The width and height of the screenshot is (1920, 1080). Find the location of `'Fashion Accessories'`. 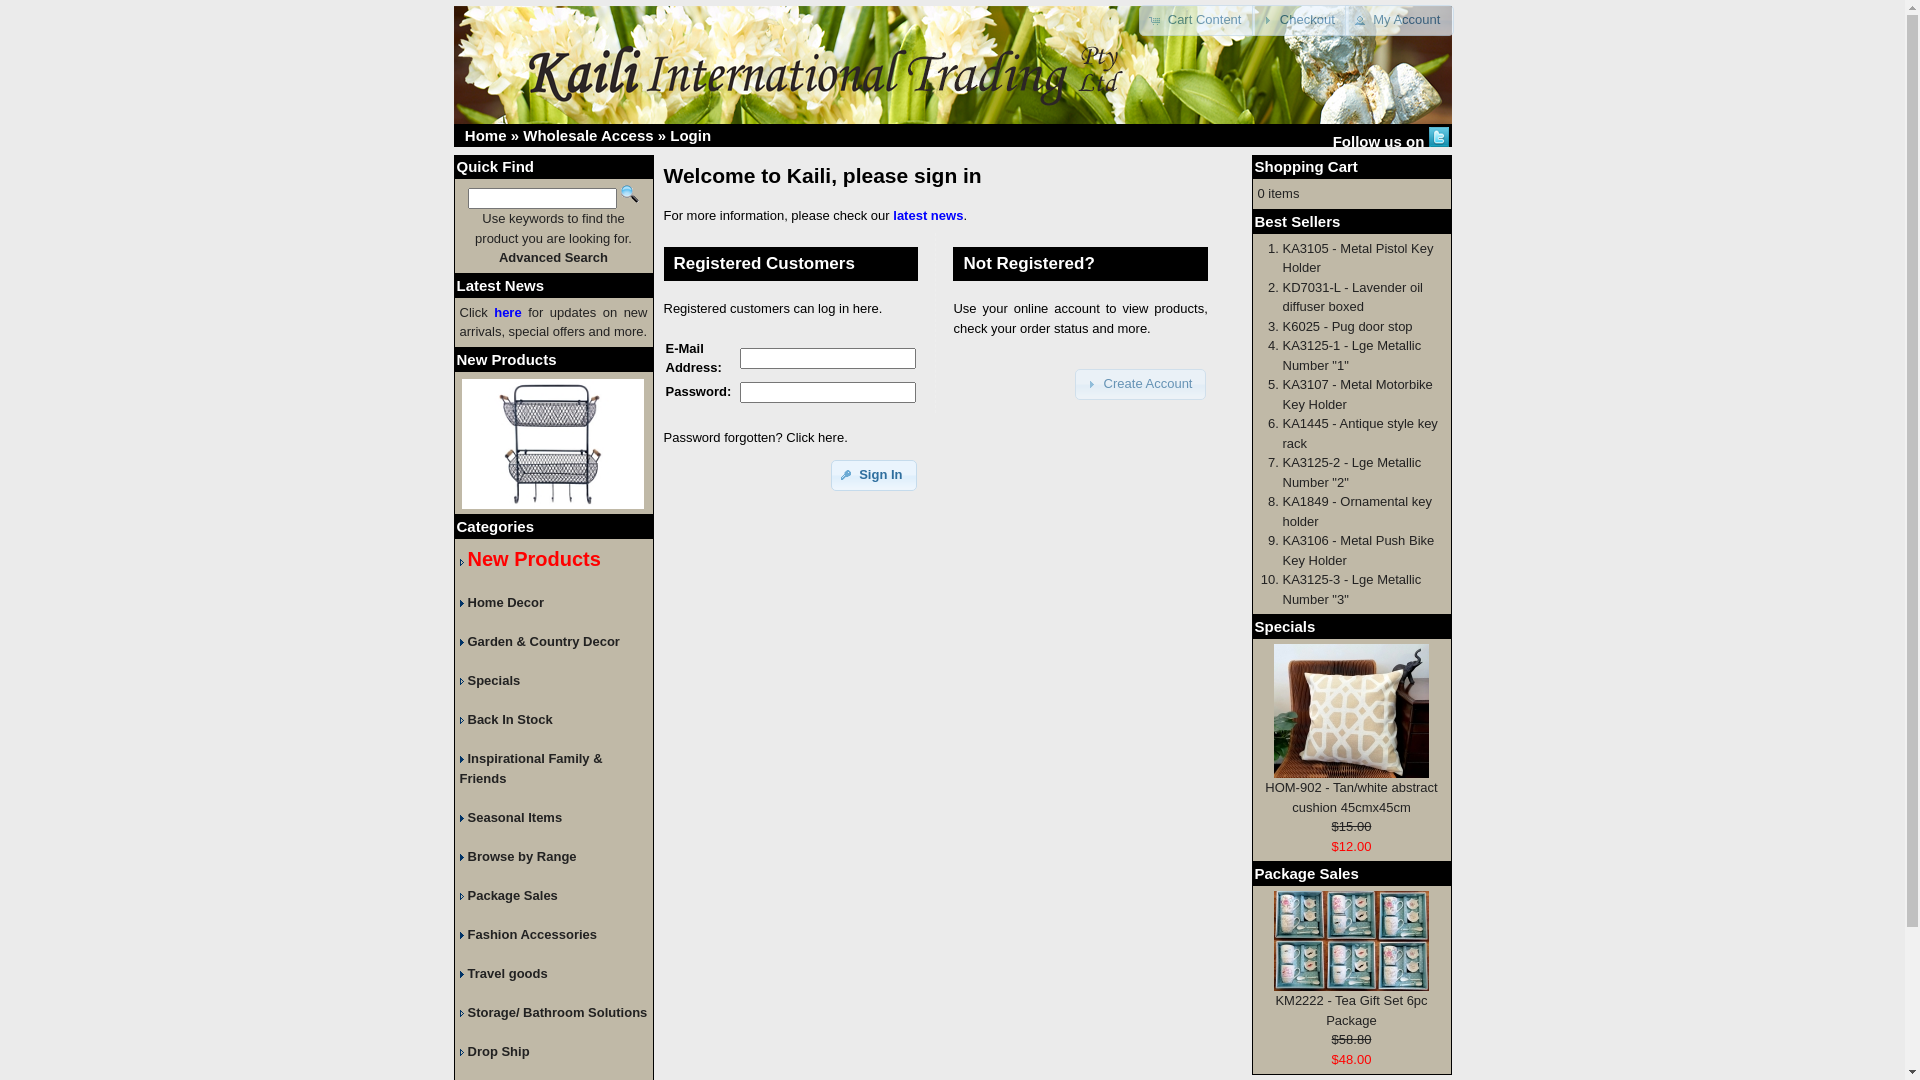

'Fashion Accessories' is located at coordinates (528, 933).